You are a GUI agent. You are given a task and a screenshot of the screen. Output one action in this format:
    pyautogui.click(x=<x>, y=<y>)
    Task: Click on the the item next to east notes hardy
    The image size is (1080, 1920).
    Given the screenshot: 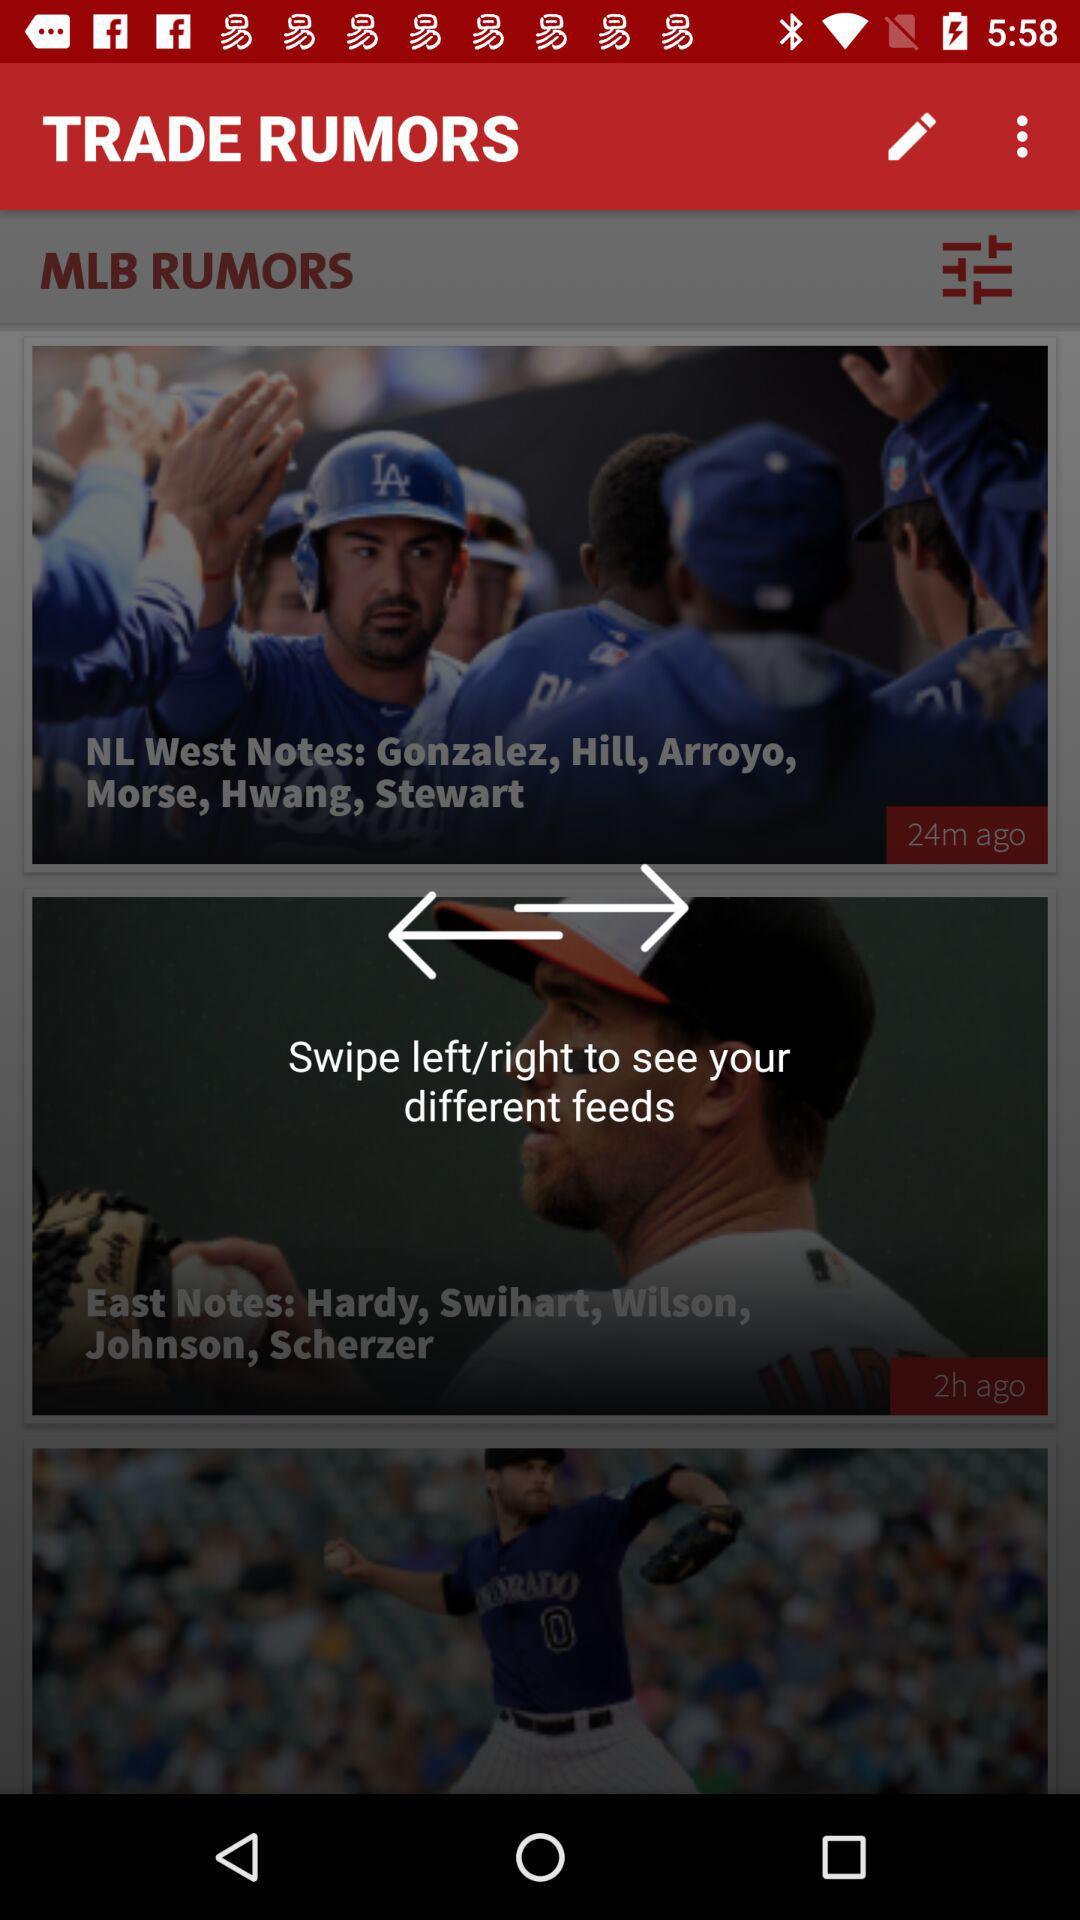 What is the action you would take?
    pyautogui.click(x=967, y=1385)
    